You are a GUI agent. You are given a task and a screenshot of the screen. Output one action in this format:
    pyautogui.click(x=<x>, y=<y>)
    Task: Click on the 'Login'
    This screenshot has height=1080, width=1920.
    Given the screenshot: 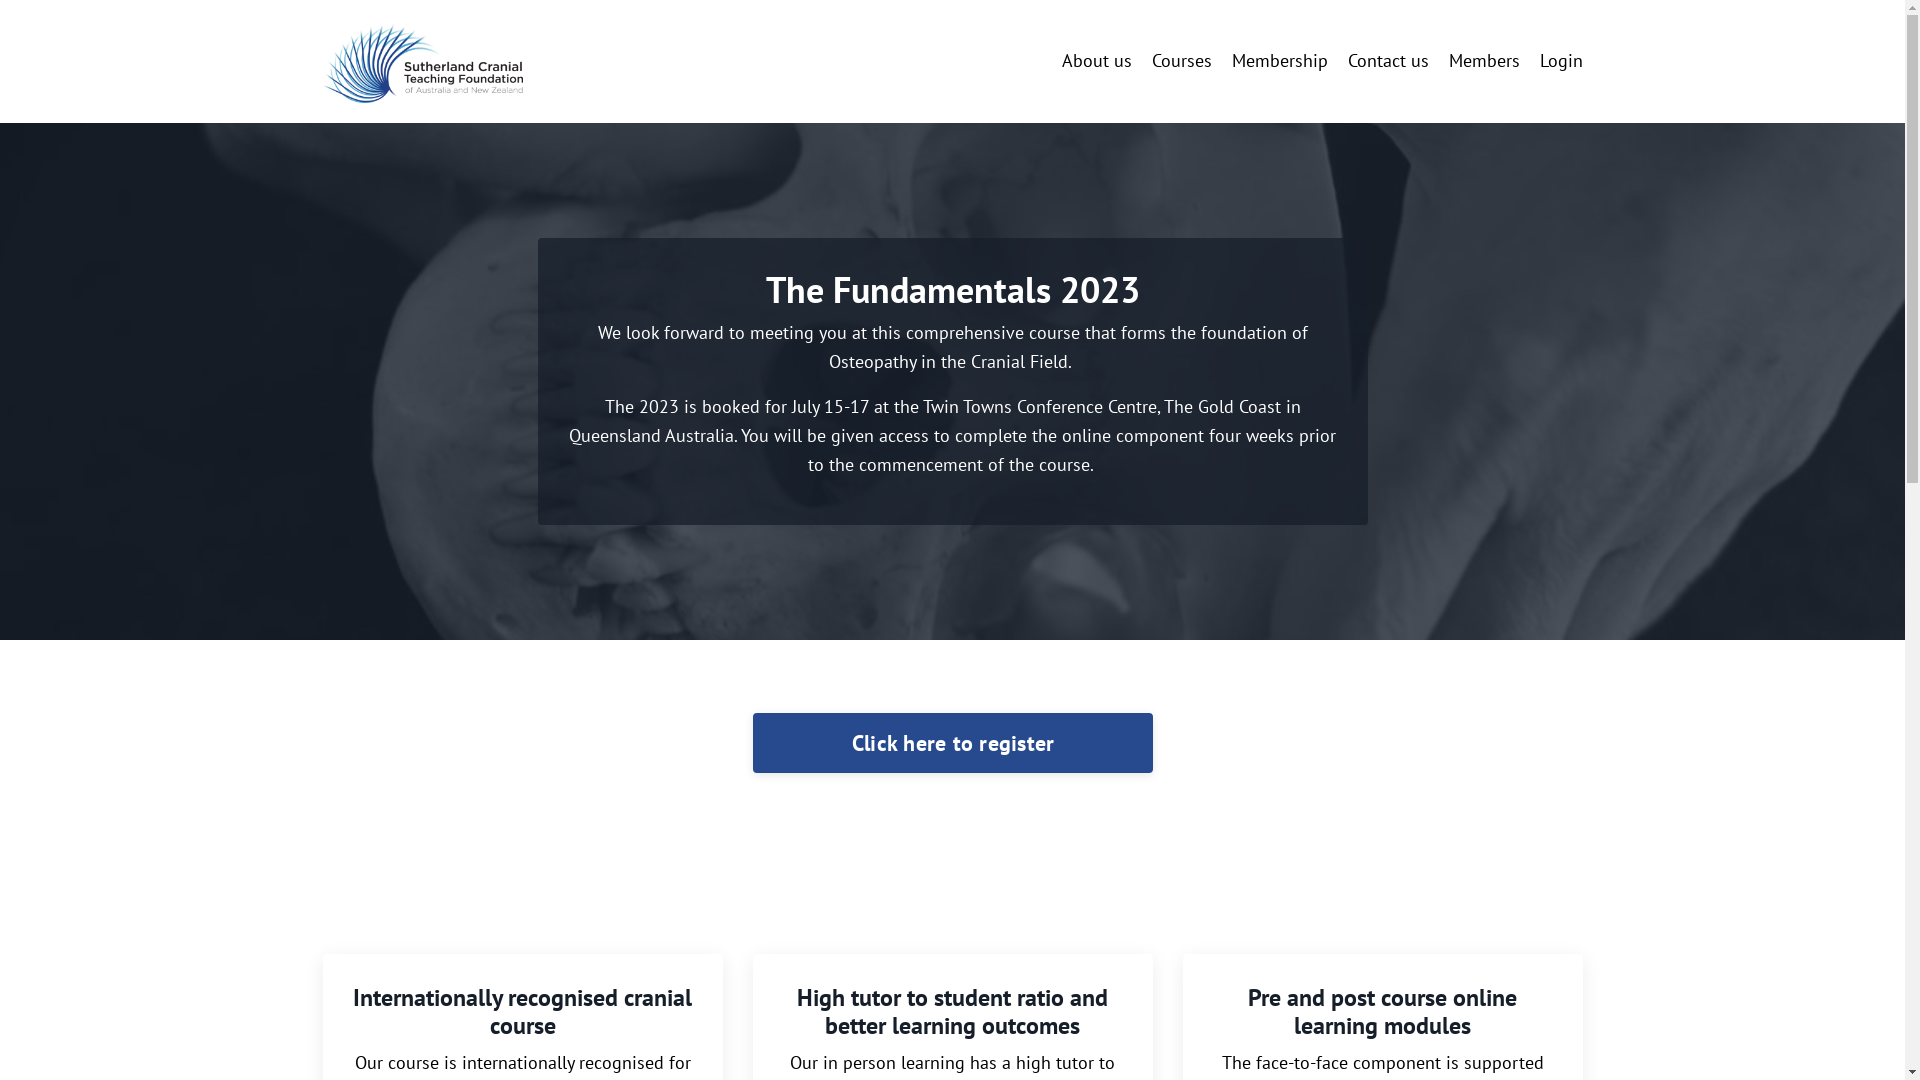 What is the action you would take?
    pyautogui.click(x=1539, y=59)
    